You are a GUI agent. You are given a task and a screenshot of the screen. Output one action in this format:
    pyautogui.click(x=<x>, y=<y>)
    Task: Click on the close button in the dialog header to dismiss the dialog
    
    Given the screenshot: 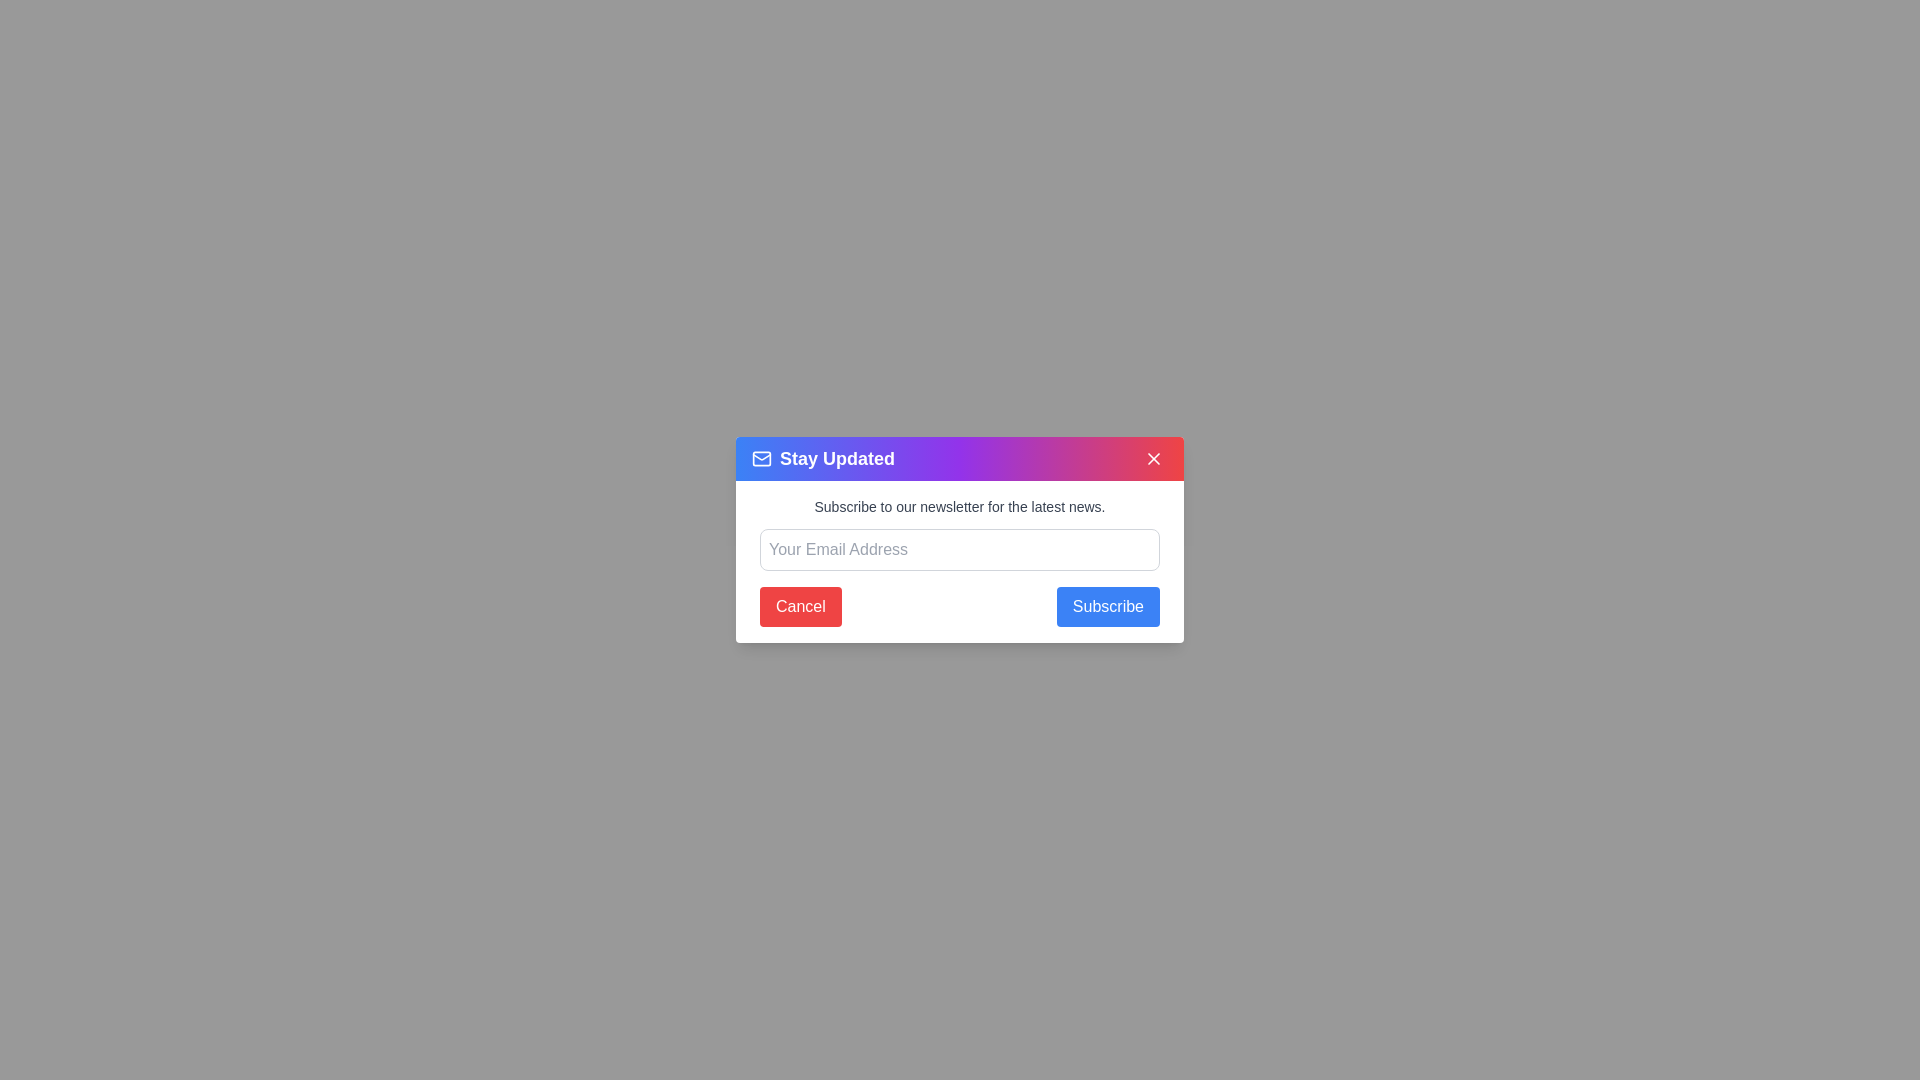 What is the action you would take?
    pyautogui.click(x=1153, y=459)
    